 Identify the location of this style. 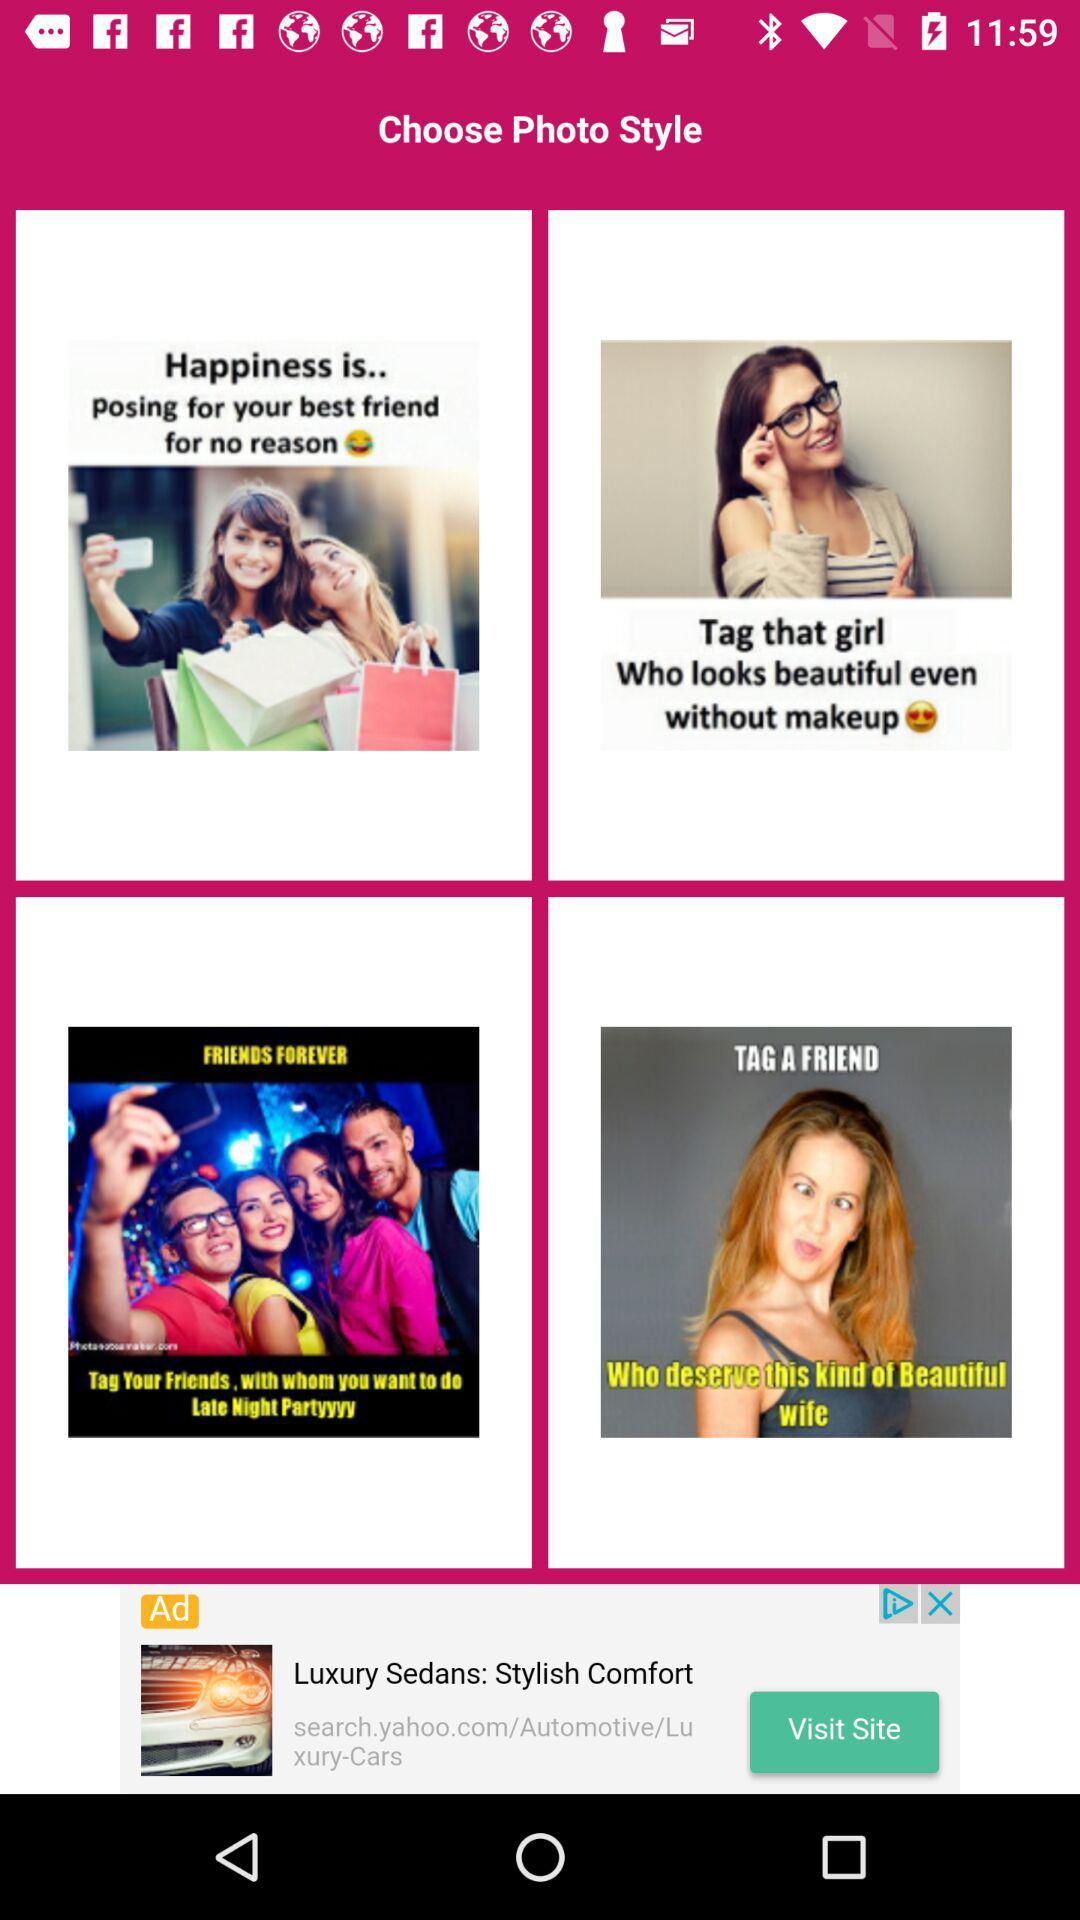
(805, 545).